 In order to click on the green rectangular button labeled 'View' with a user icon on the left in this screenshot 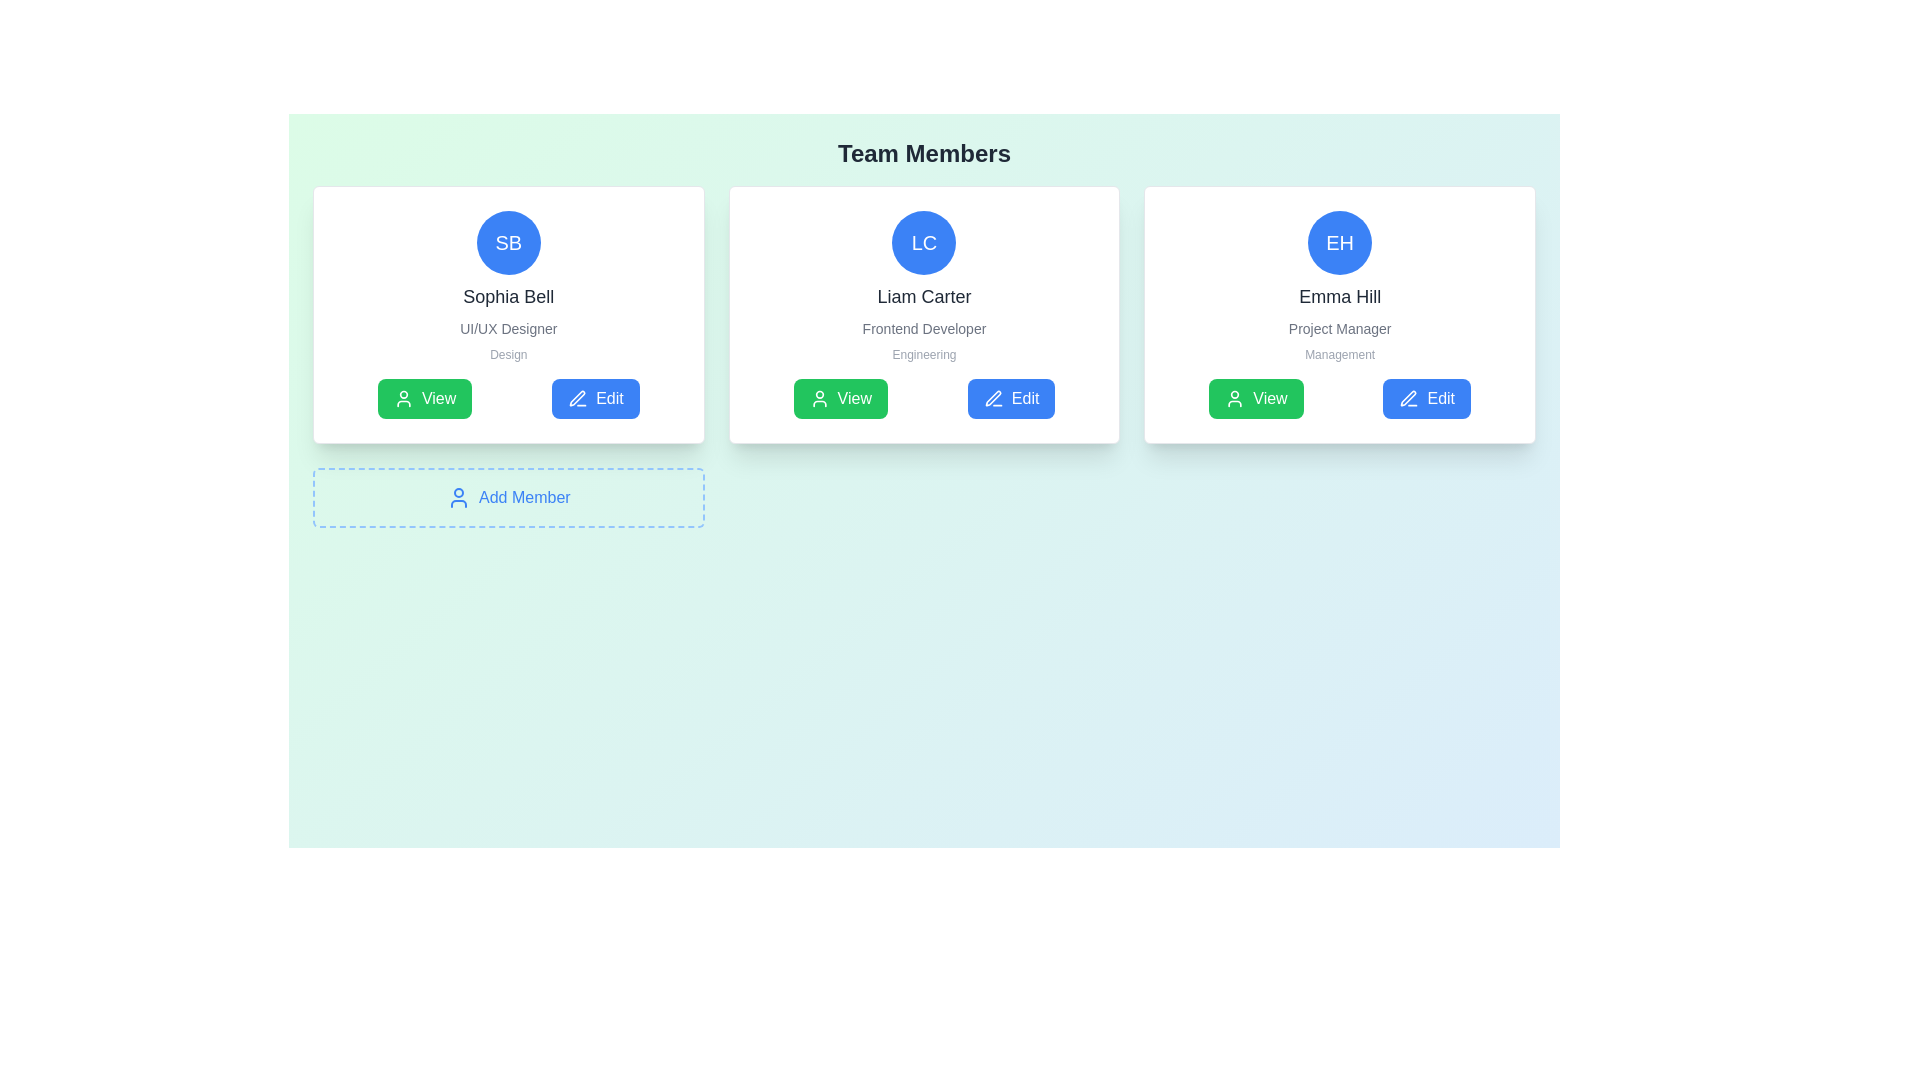, I will do `click(424, 398)`.